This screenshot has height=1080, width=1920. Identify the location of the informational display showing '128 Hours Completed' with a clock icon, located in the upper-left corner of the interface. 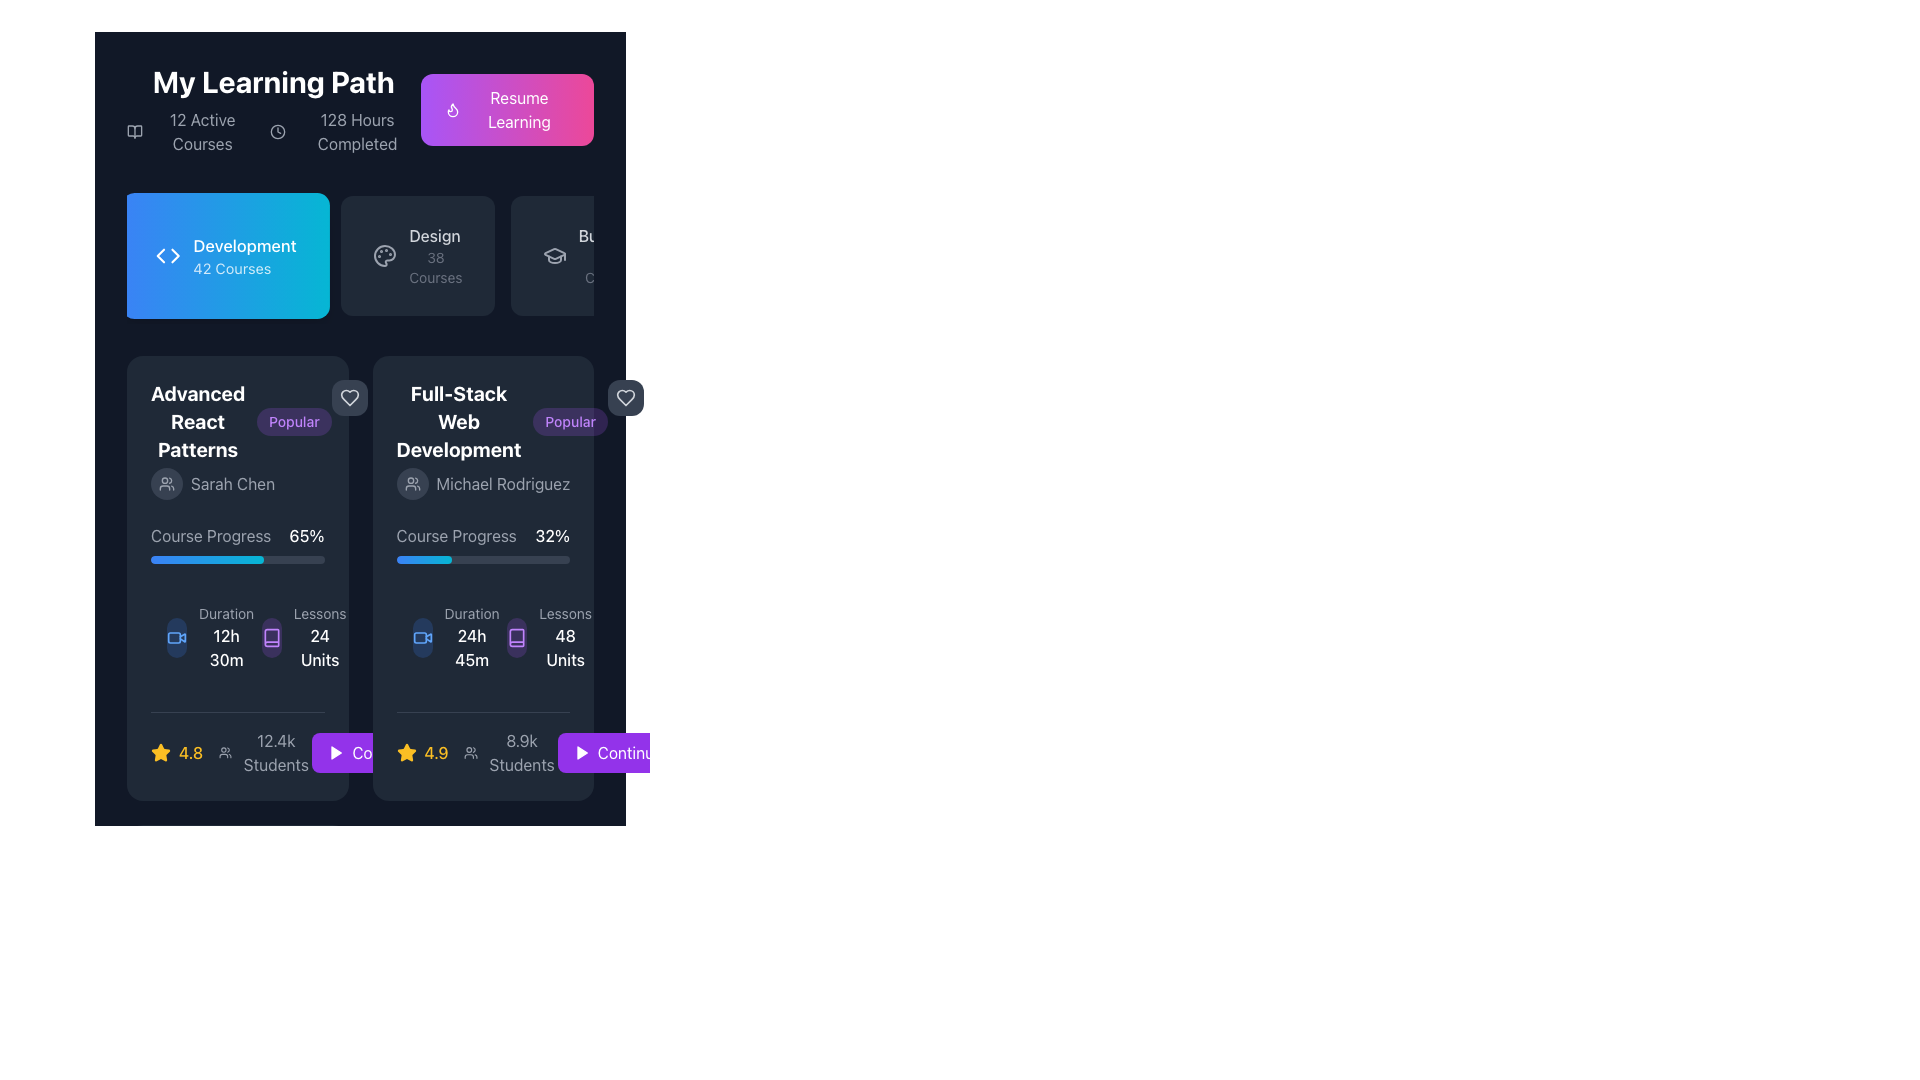
(345, 131).